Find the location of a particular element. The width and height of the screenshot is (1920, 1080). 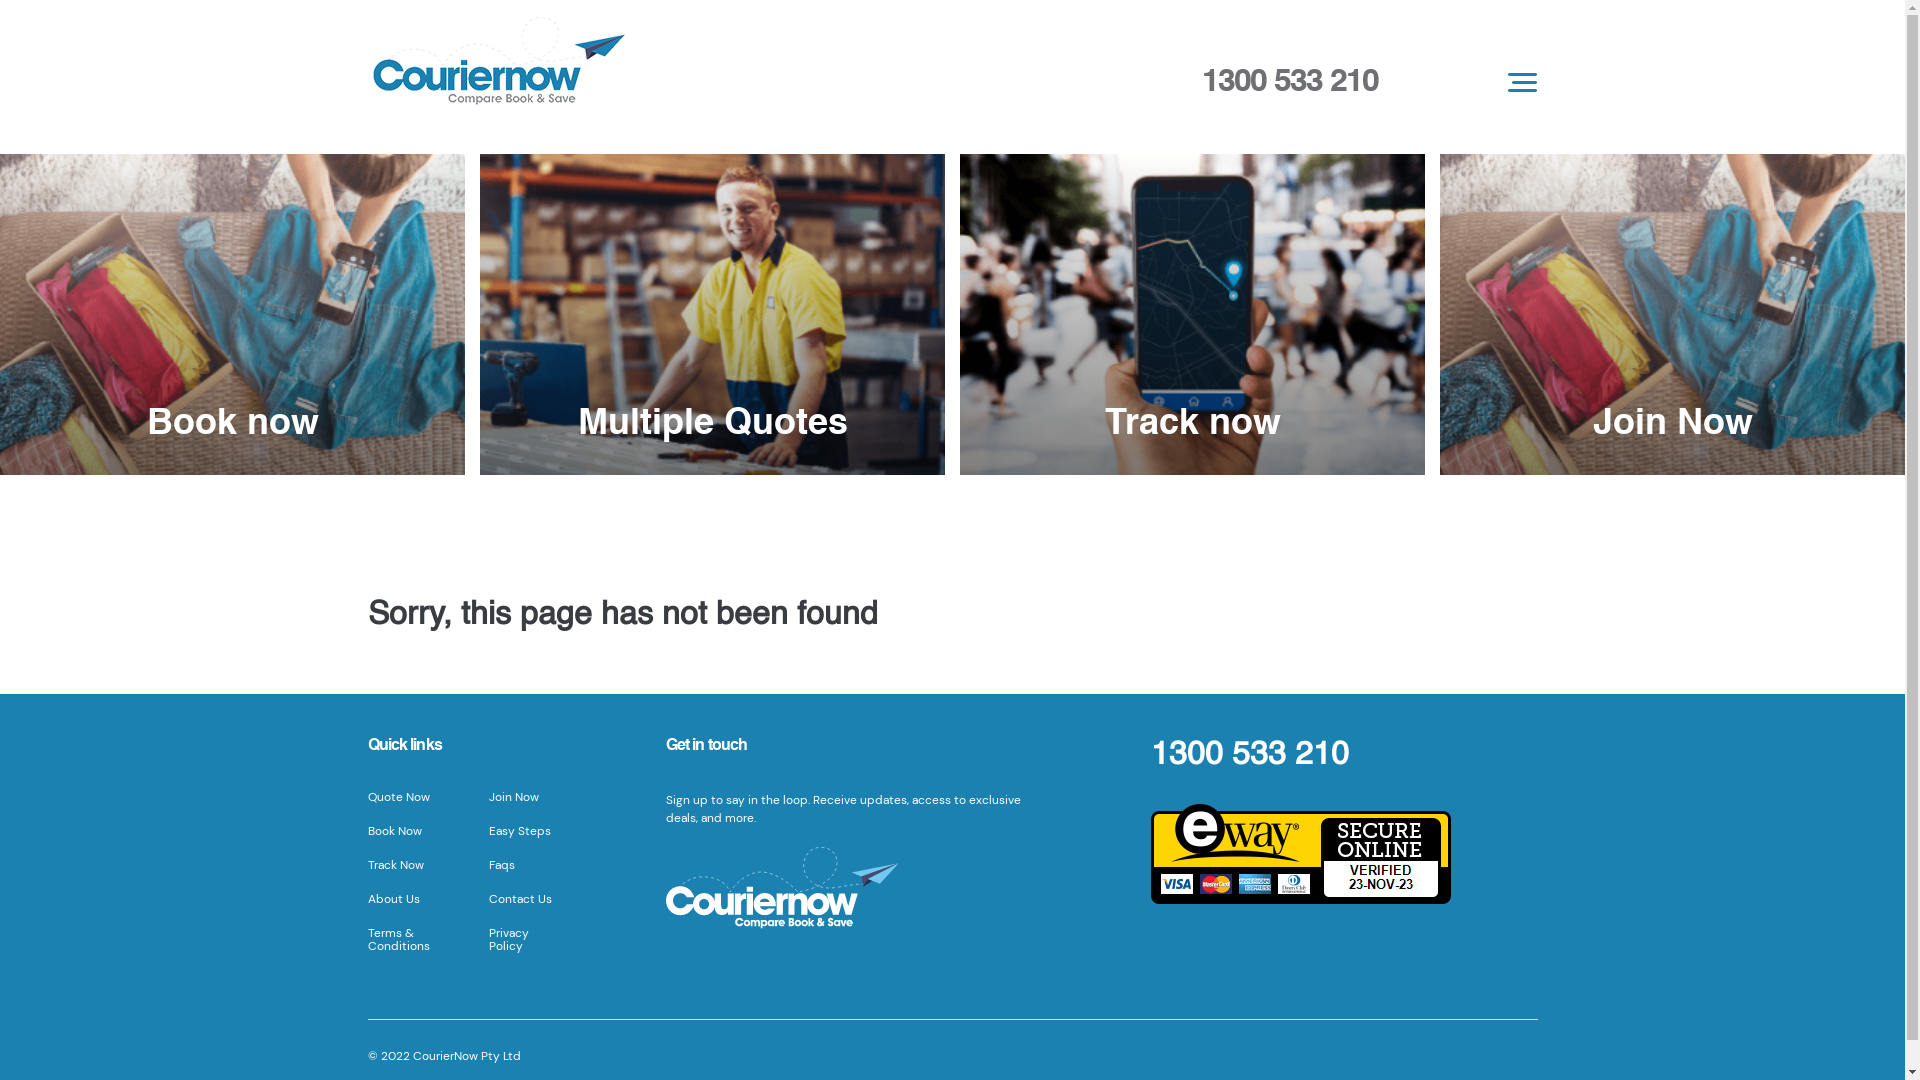

'1300 533 210' is located at coordinates (1290, 80).